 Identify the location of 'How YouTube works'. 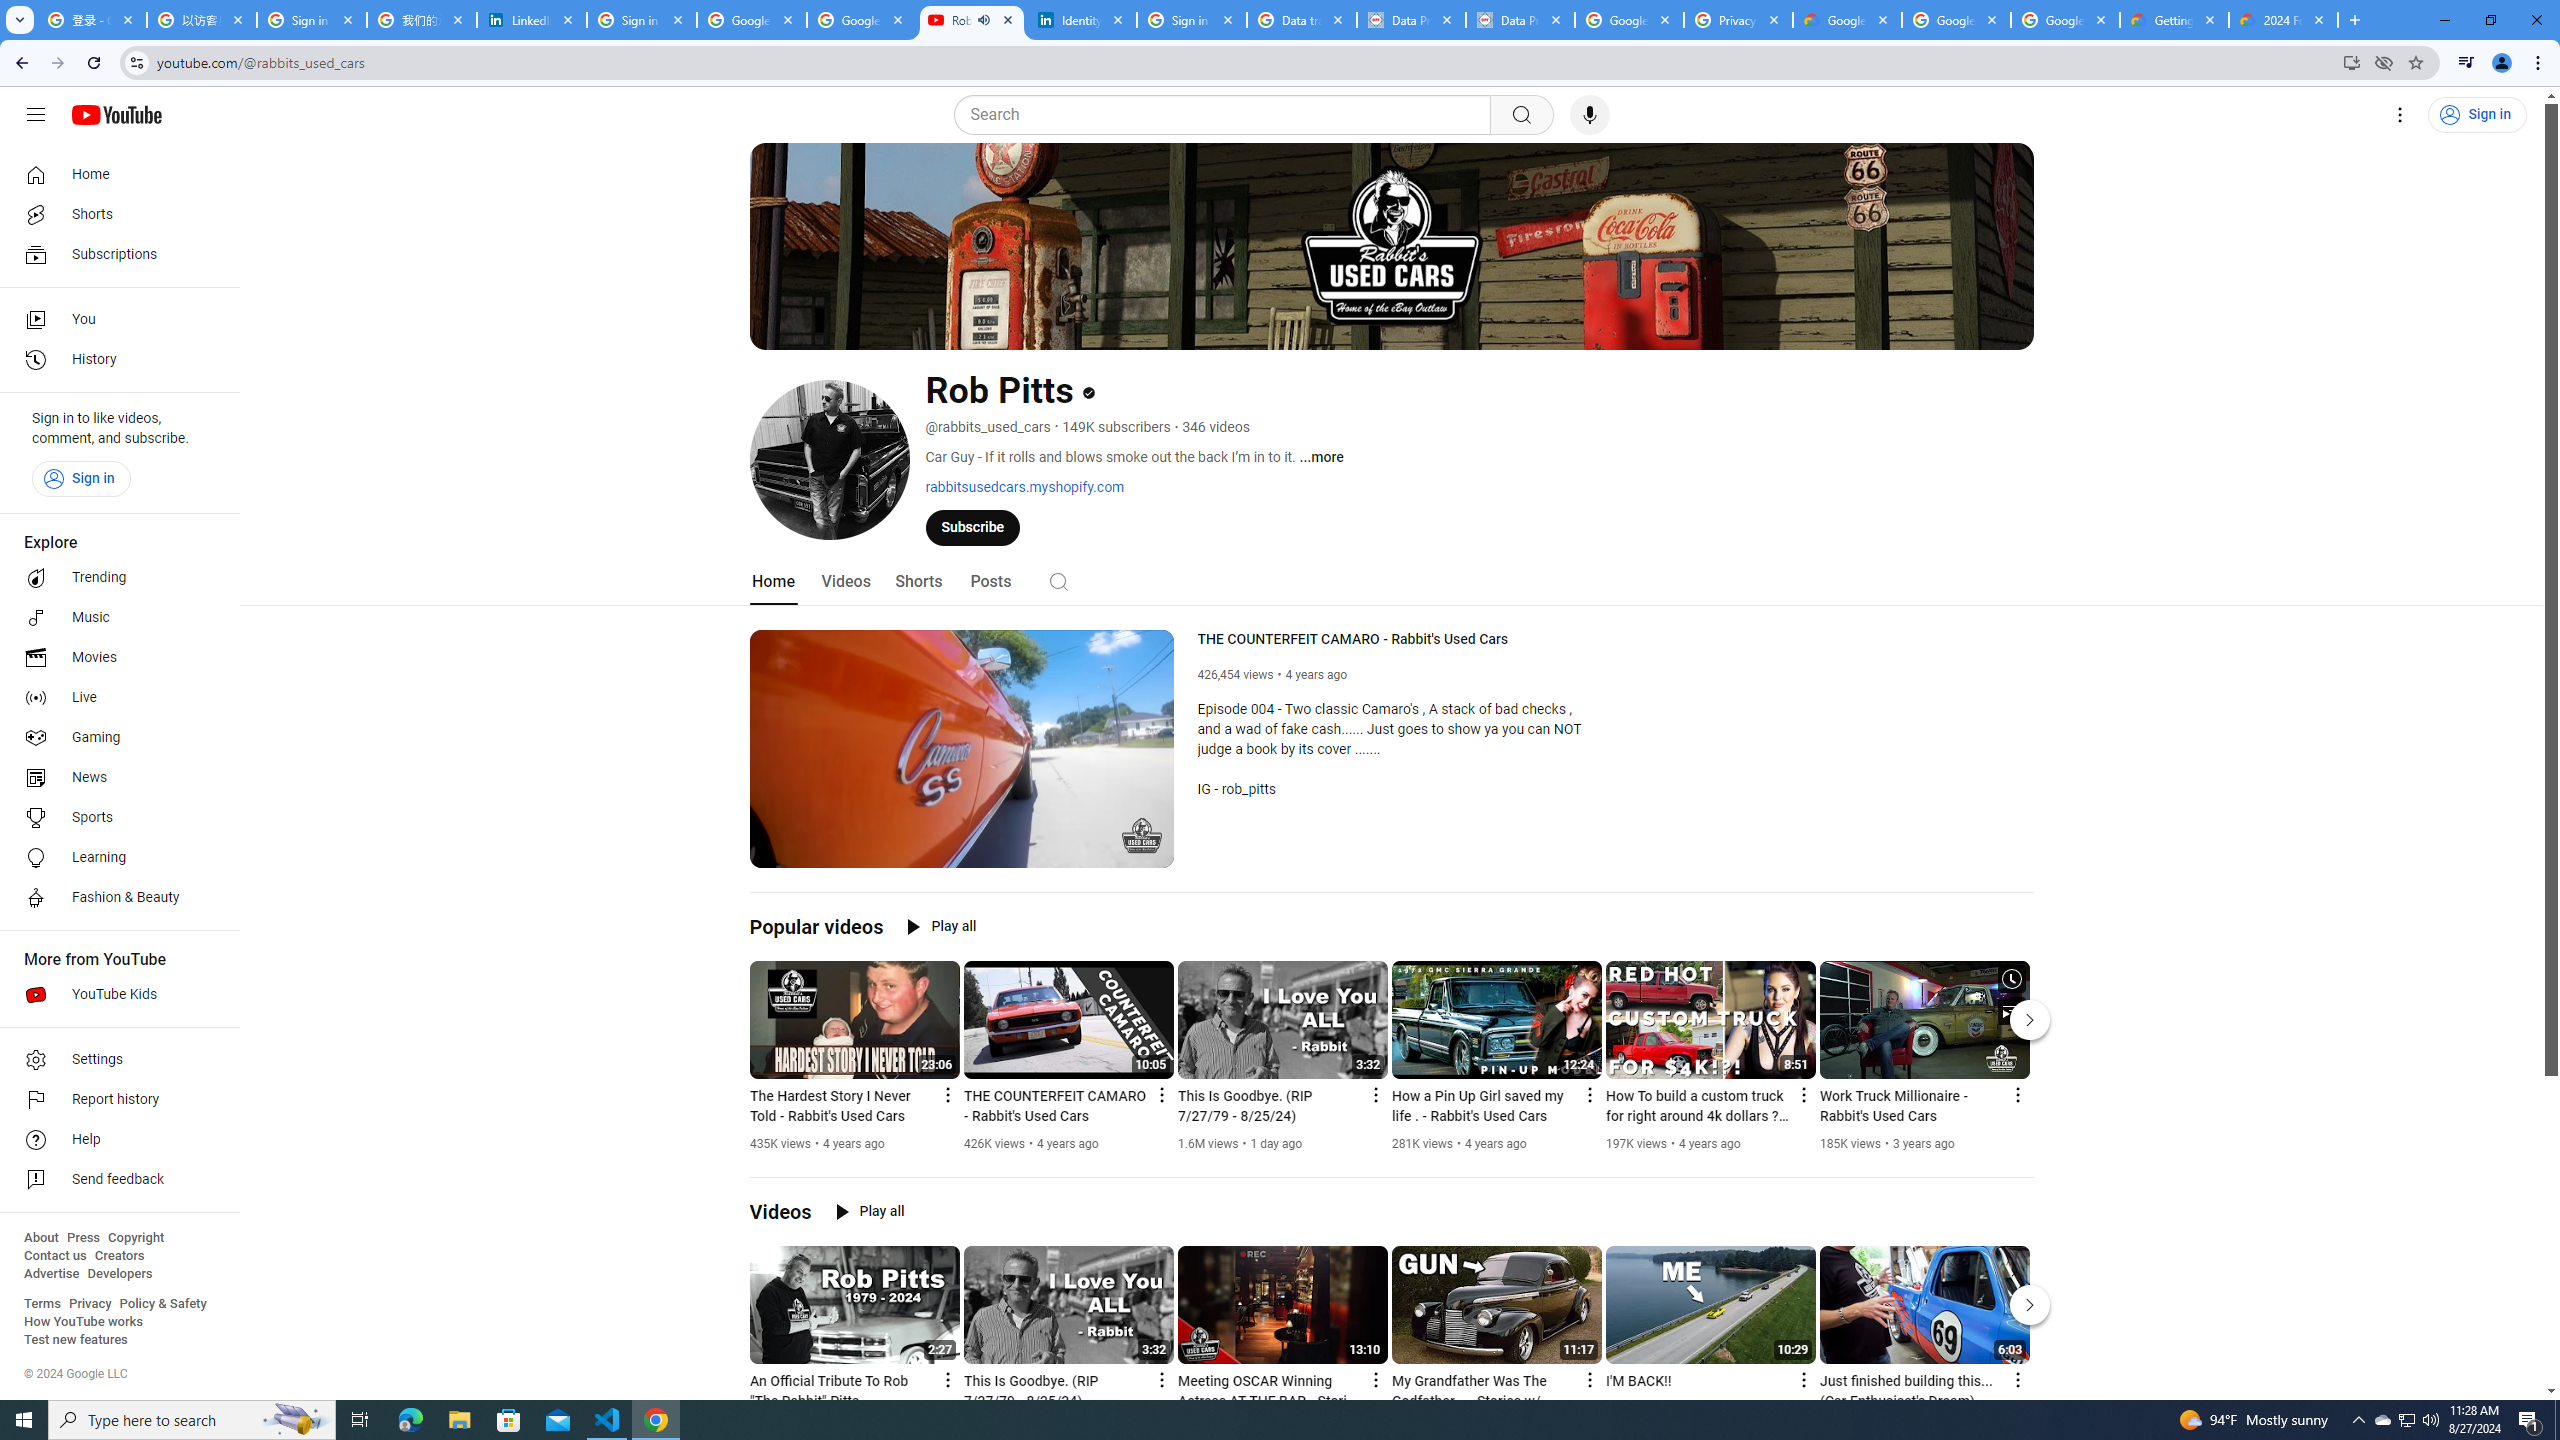
(82, 1321).